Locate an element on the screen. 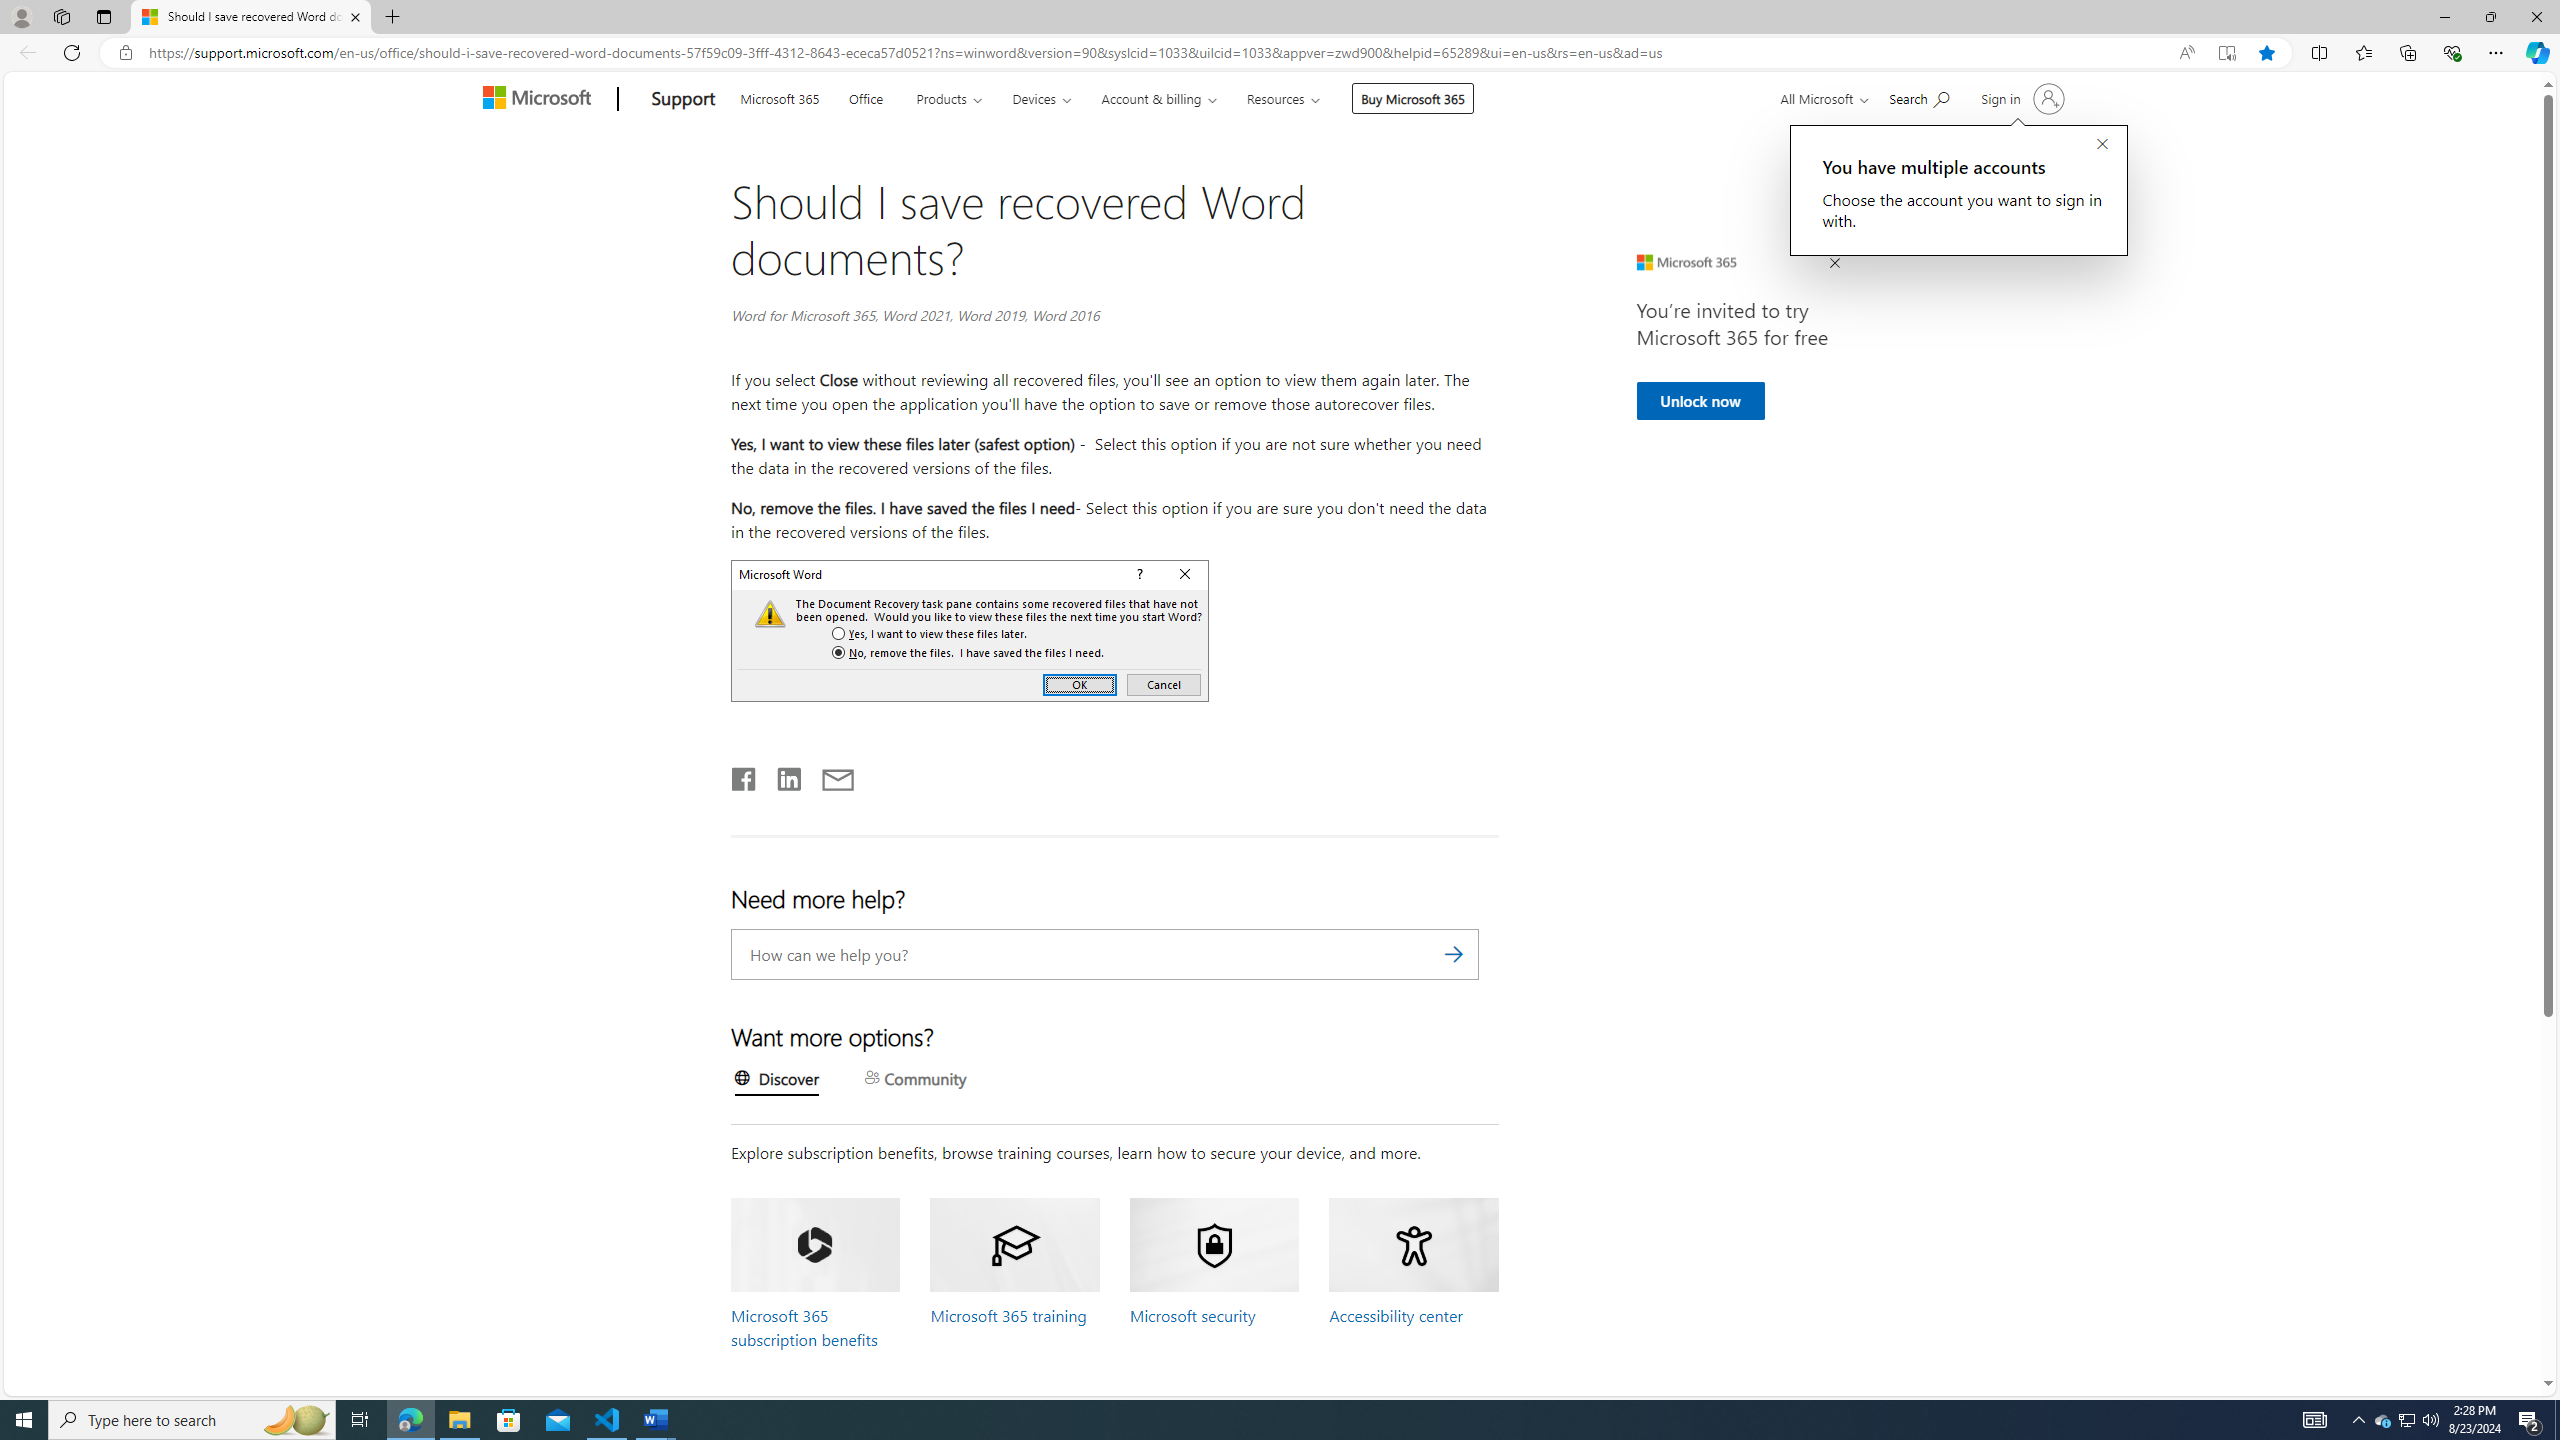  'Close tab' is located at coordinates (354, 16).